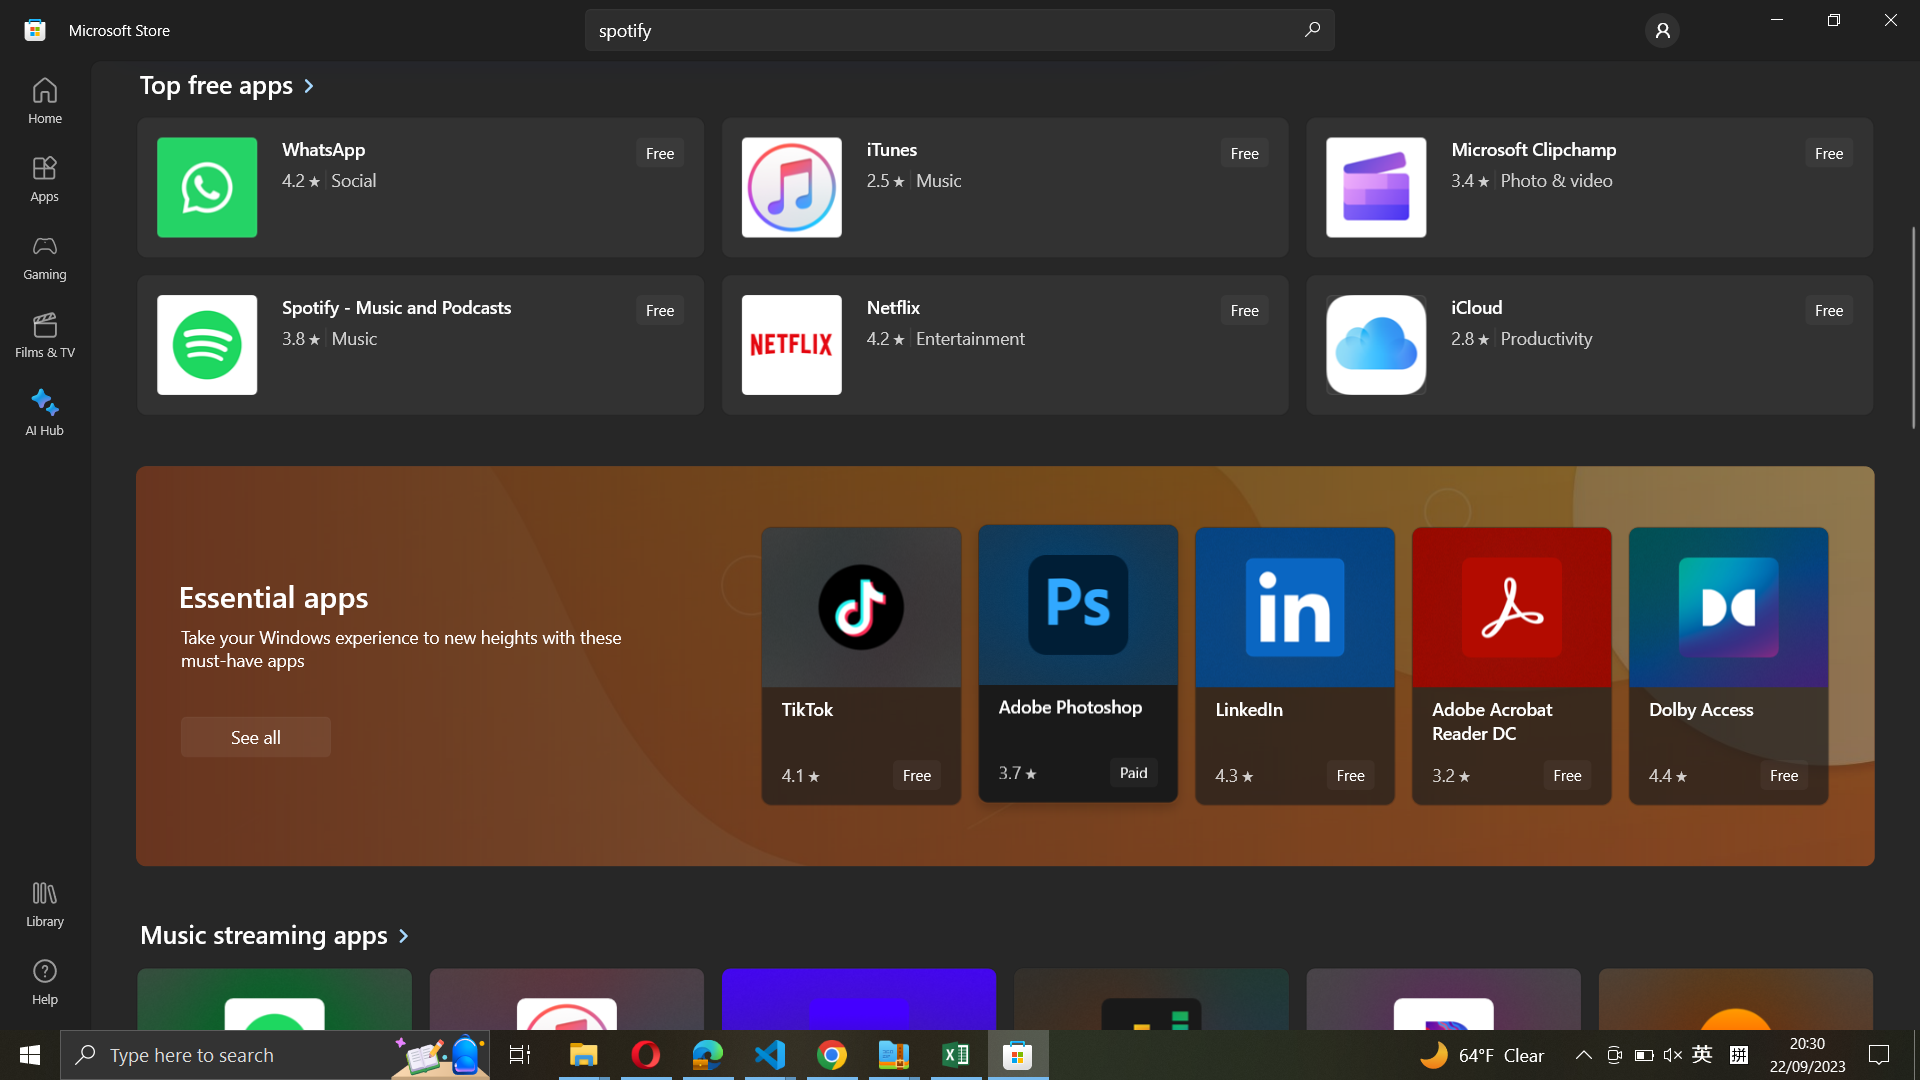  What do you see at coordinates (1586, 186) in the screenshot?
I see `Microsoft Clipchamp` at bounding box center [1586, 186].